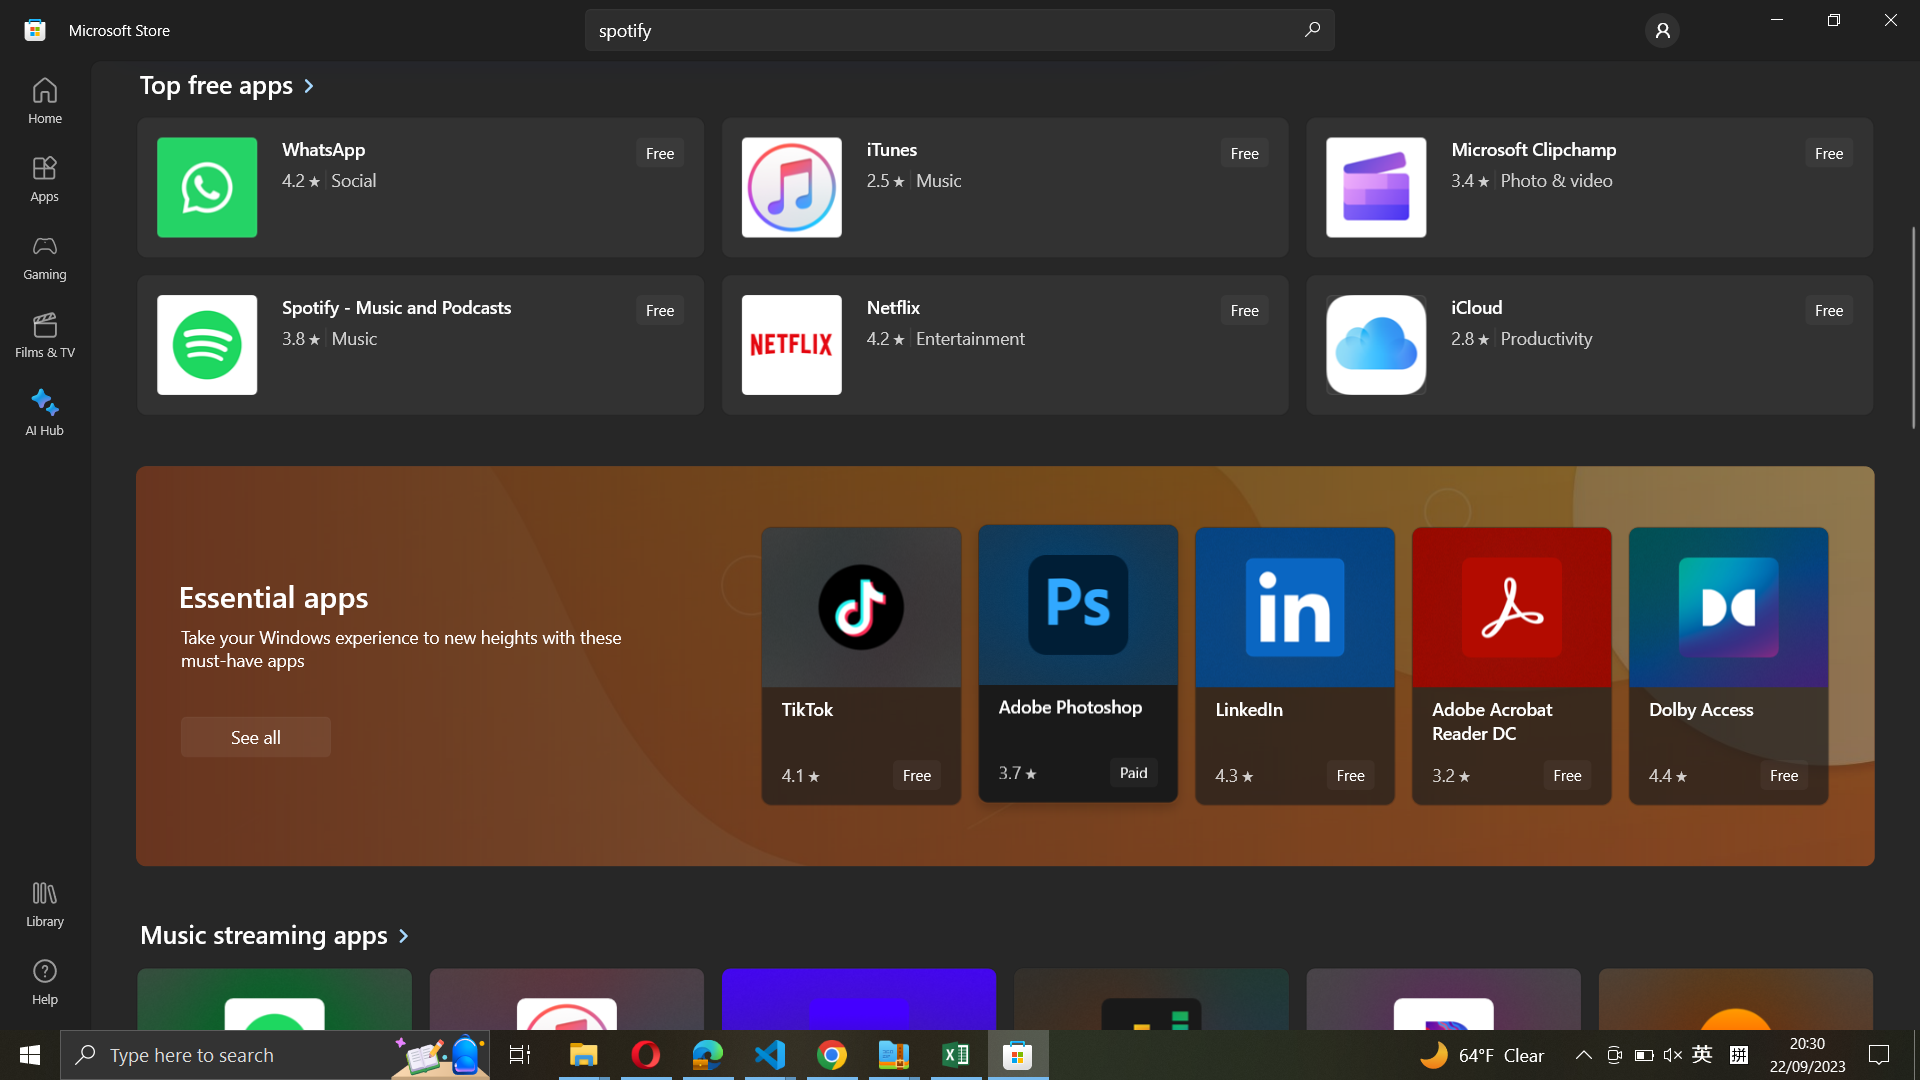  What do you see at coordinates (1586, 186) in the screenshot?
I see `Microsoft Clipchamp` at bounding box center [1586, 186].